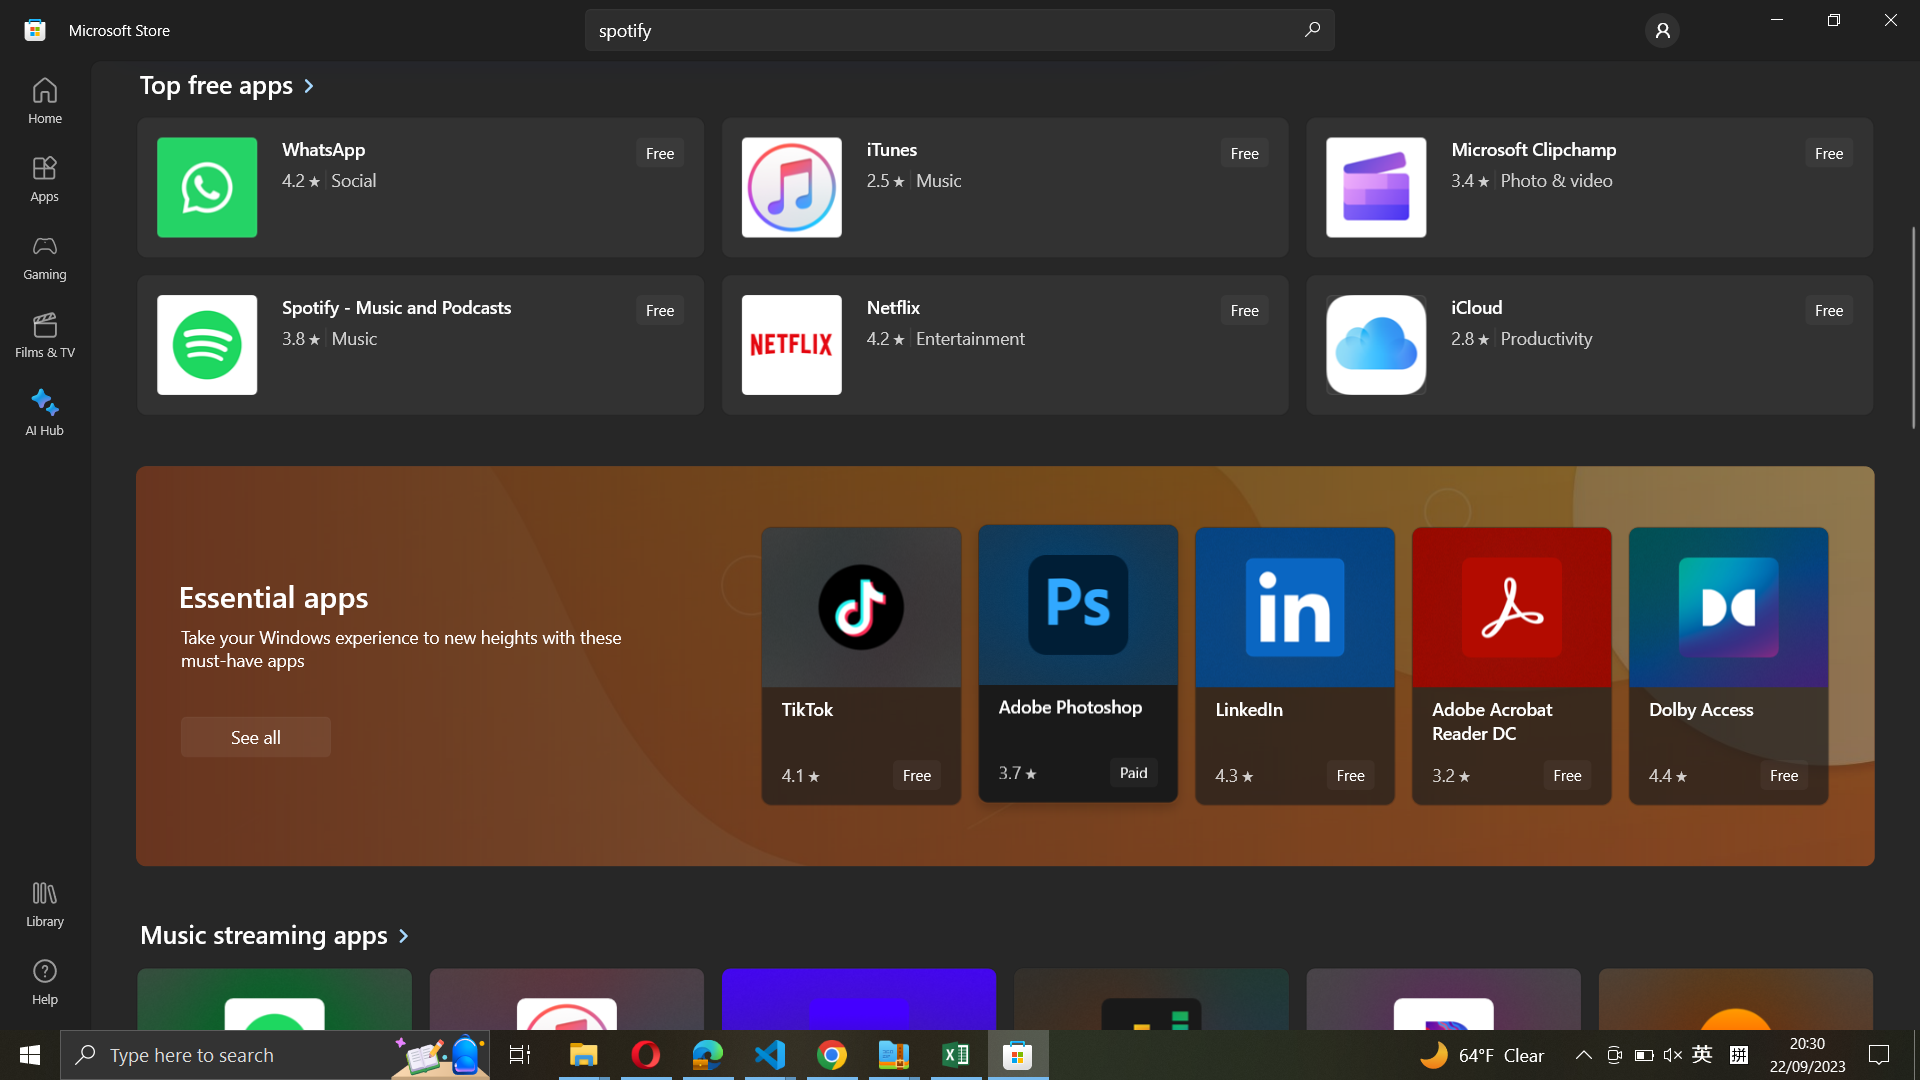  What do you see at coordinates (1586, 186) in the screenshot?
I see `Microsoft Clipchamp` at bounding box center [1586, 186].